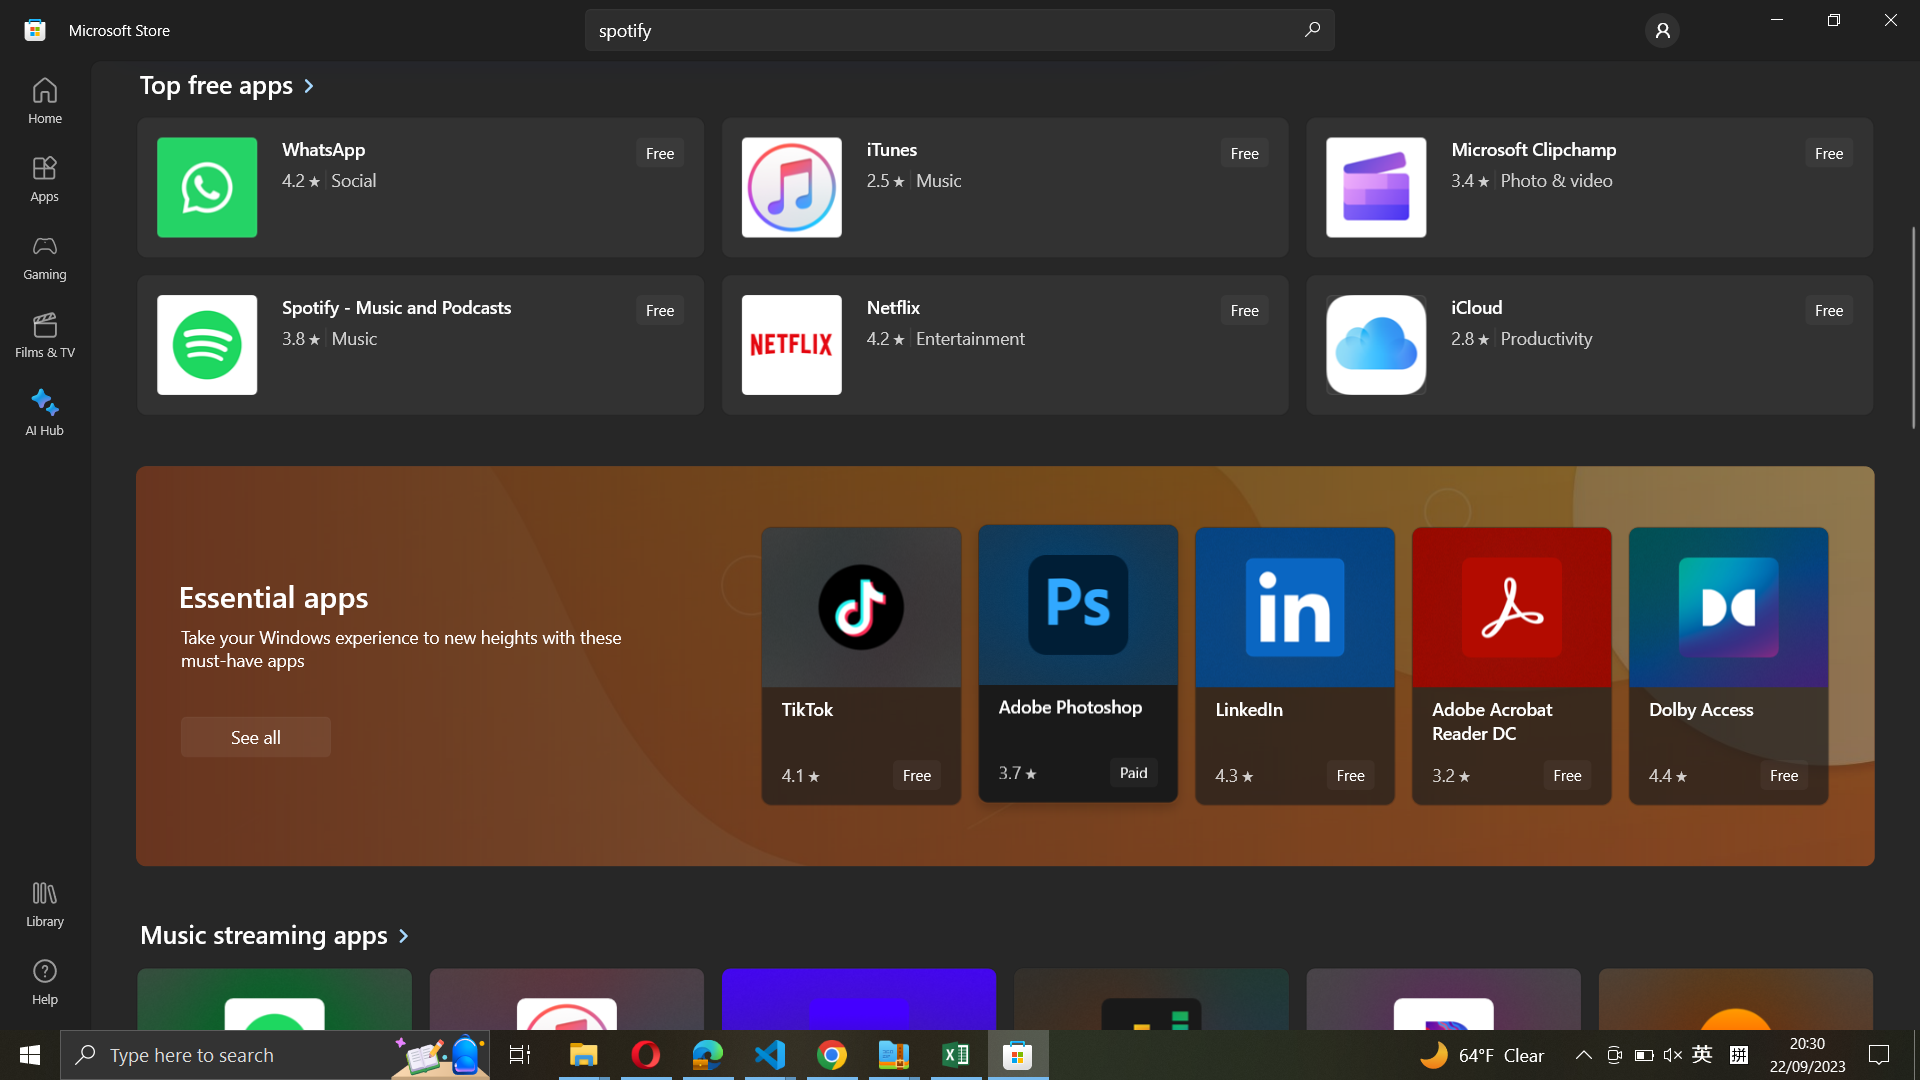  What do you see at coordinates (1586, 186) in the screenshot?
I see `Microsoft Clipchamp` at bounding box center [1586, 186].